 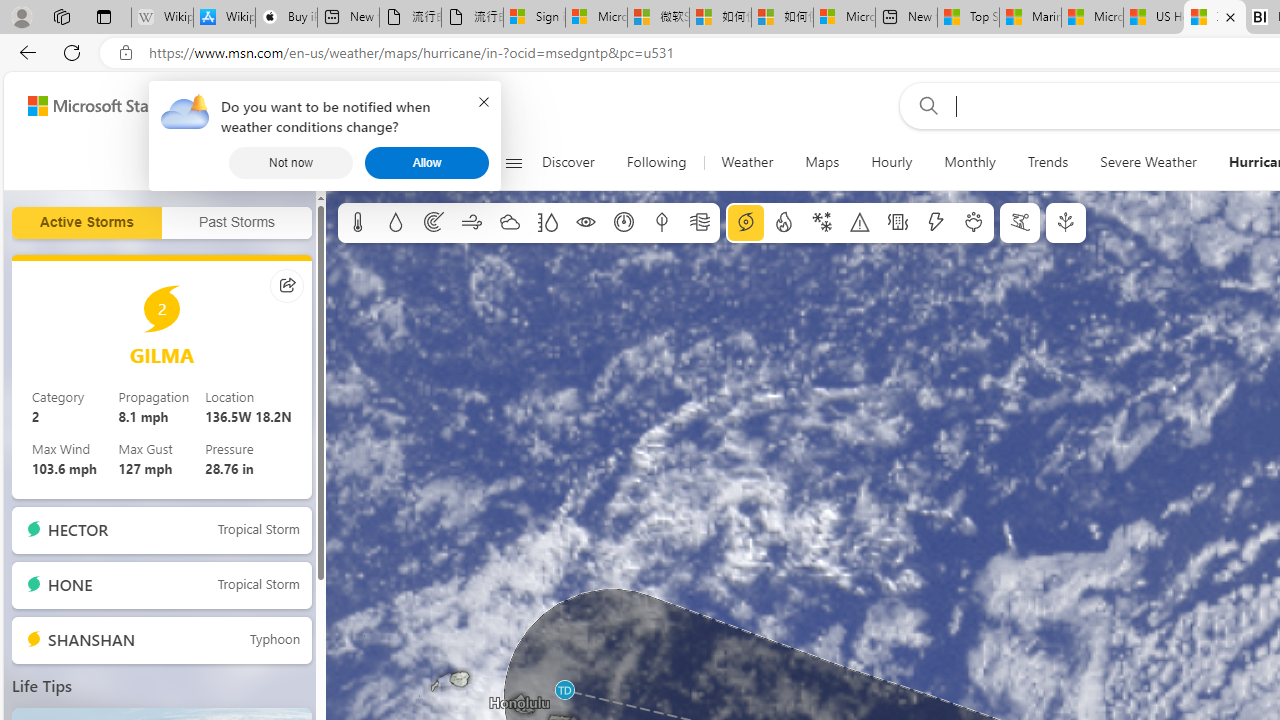 I want to click on 'Fire information', so click(x=783, y=223).